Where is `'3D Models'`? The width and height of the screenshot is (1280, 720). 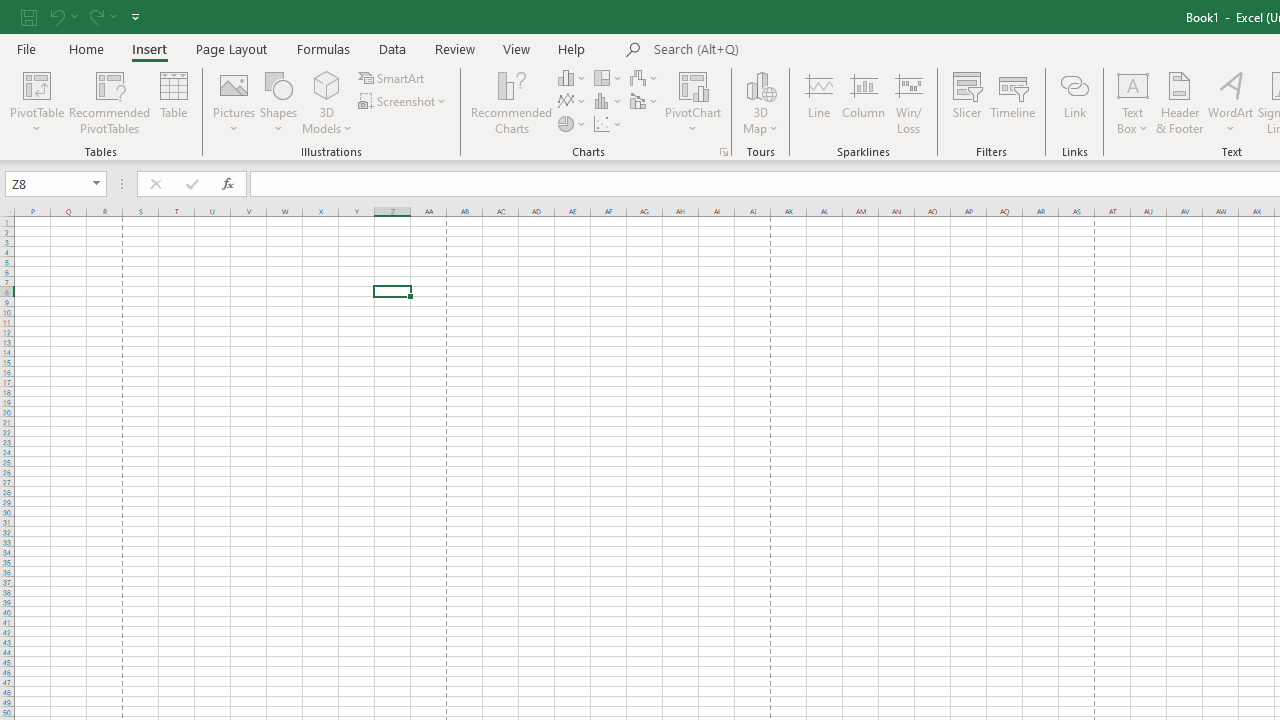 '3D Models' is located at coordinates (327, 84).